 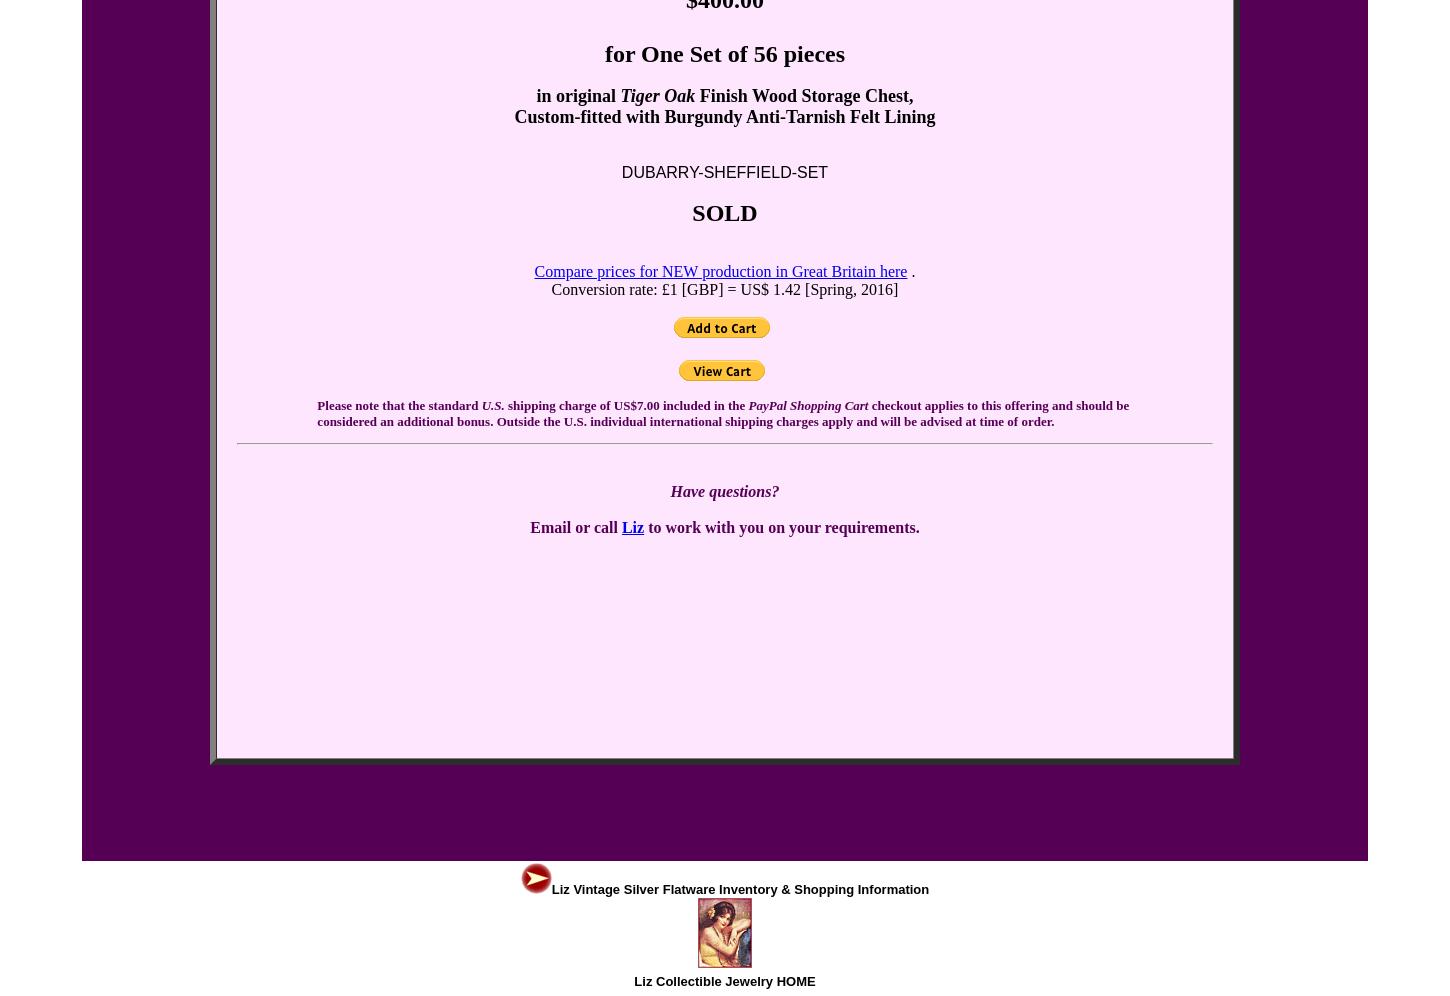 What do you see at coordinates (910, 271) in the screenshot?
I see `'.'` at bounding box center [910, 271].